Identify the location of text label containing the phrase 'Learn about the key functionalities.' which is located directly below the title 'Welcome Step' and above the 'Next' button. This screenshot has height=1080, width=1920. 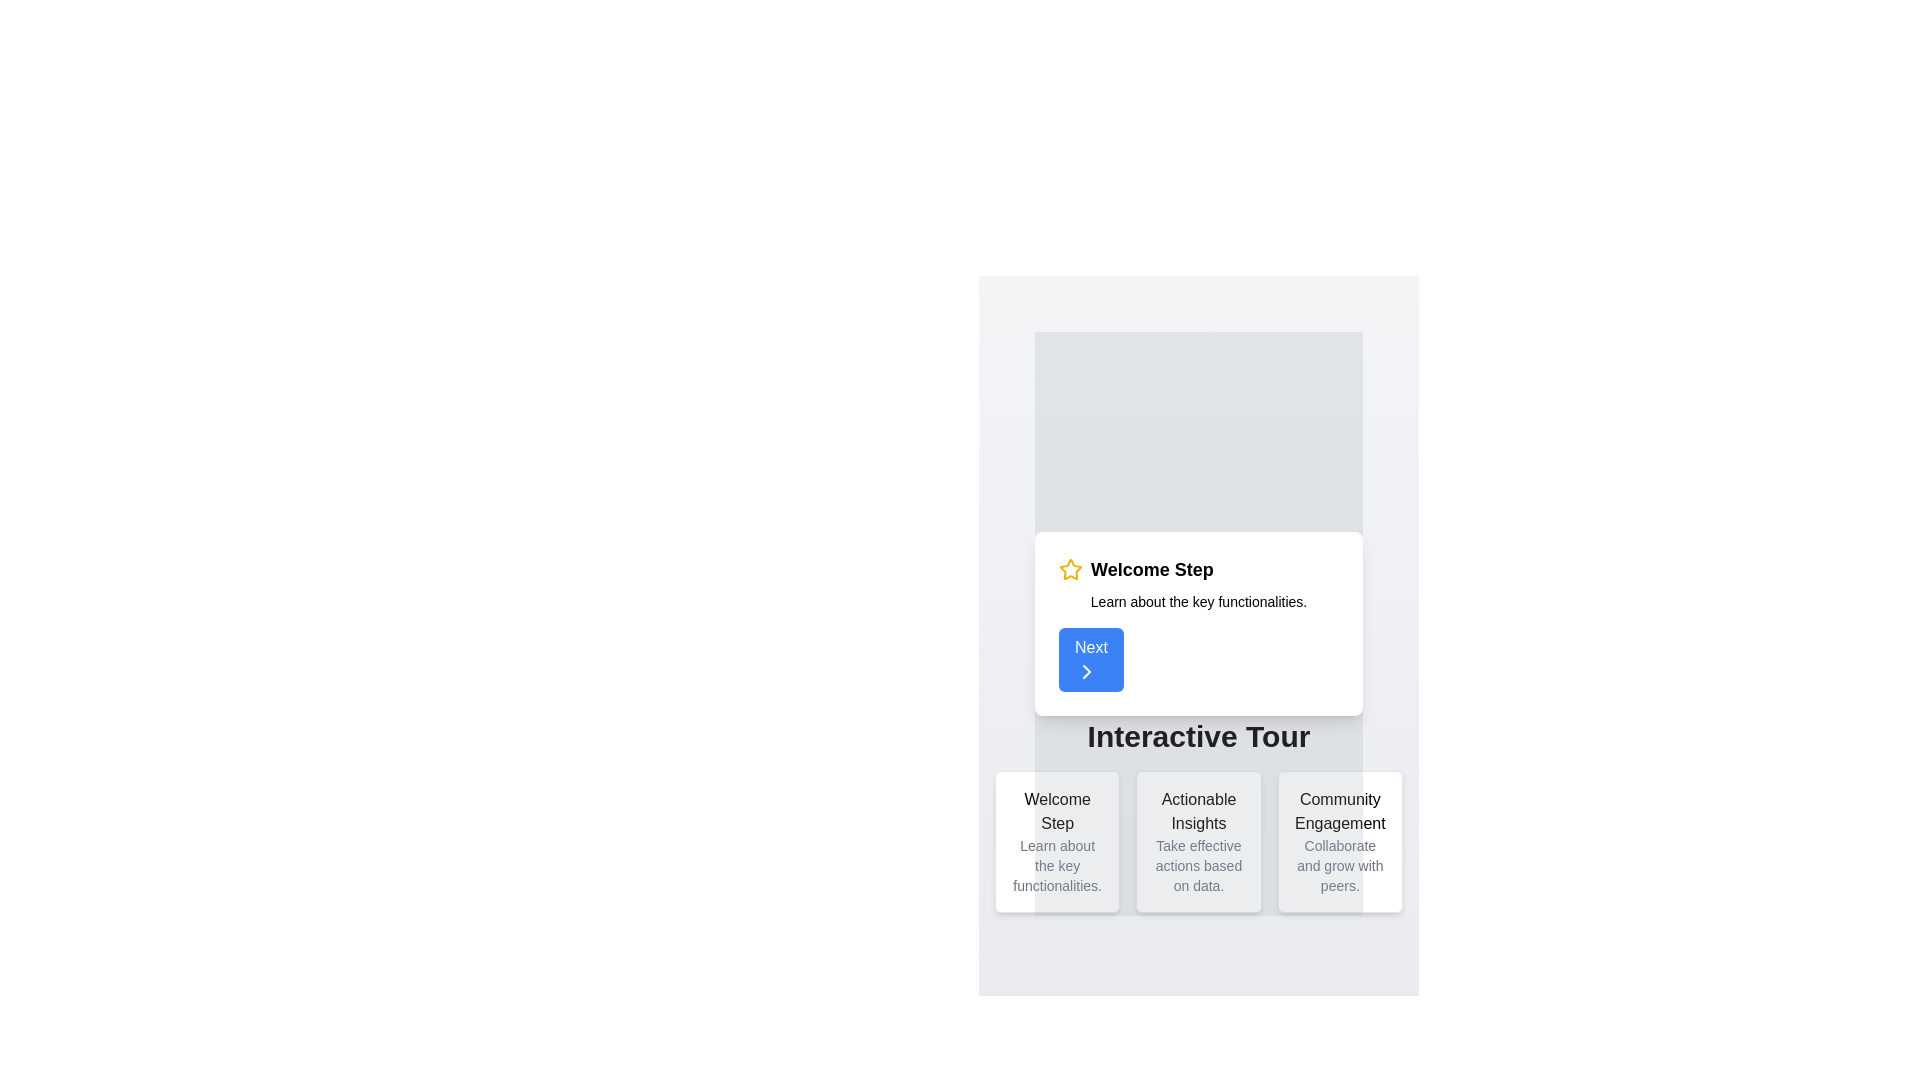
(1199, 600).